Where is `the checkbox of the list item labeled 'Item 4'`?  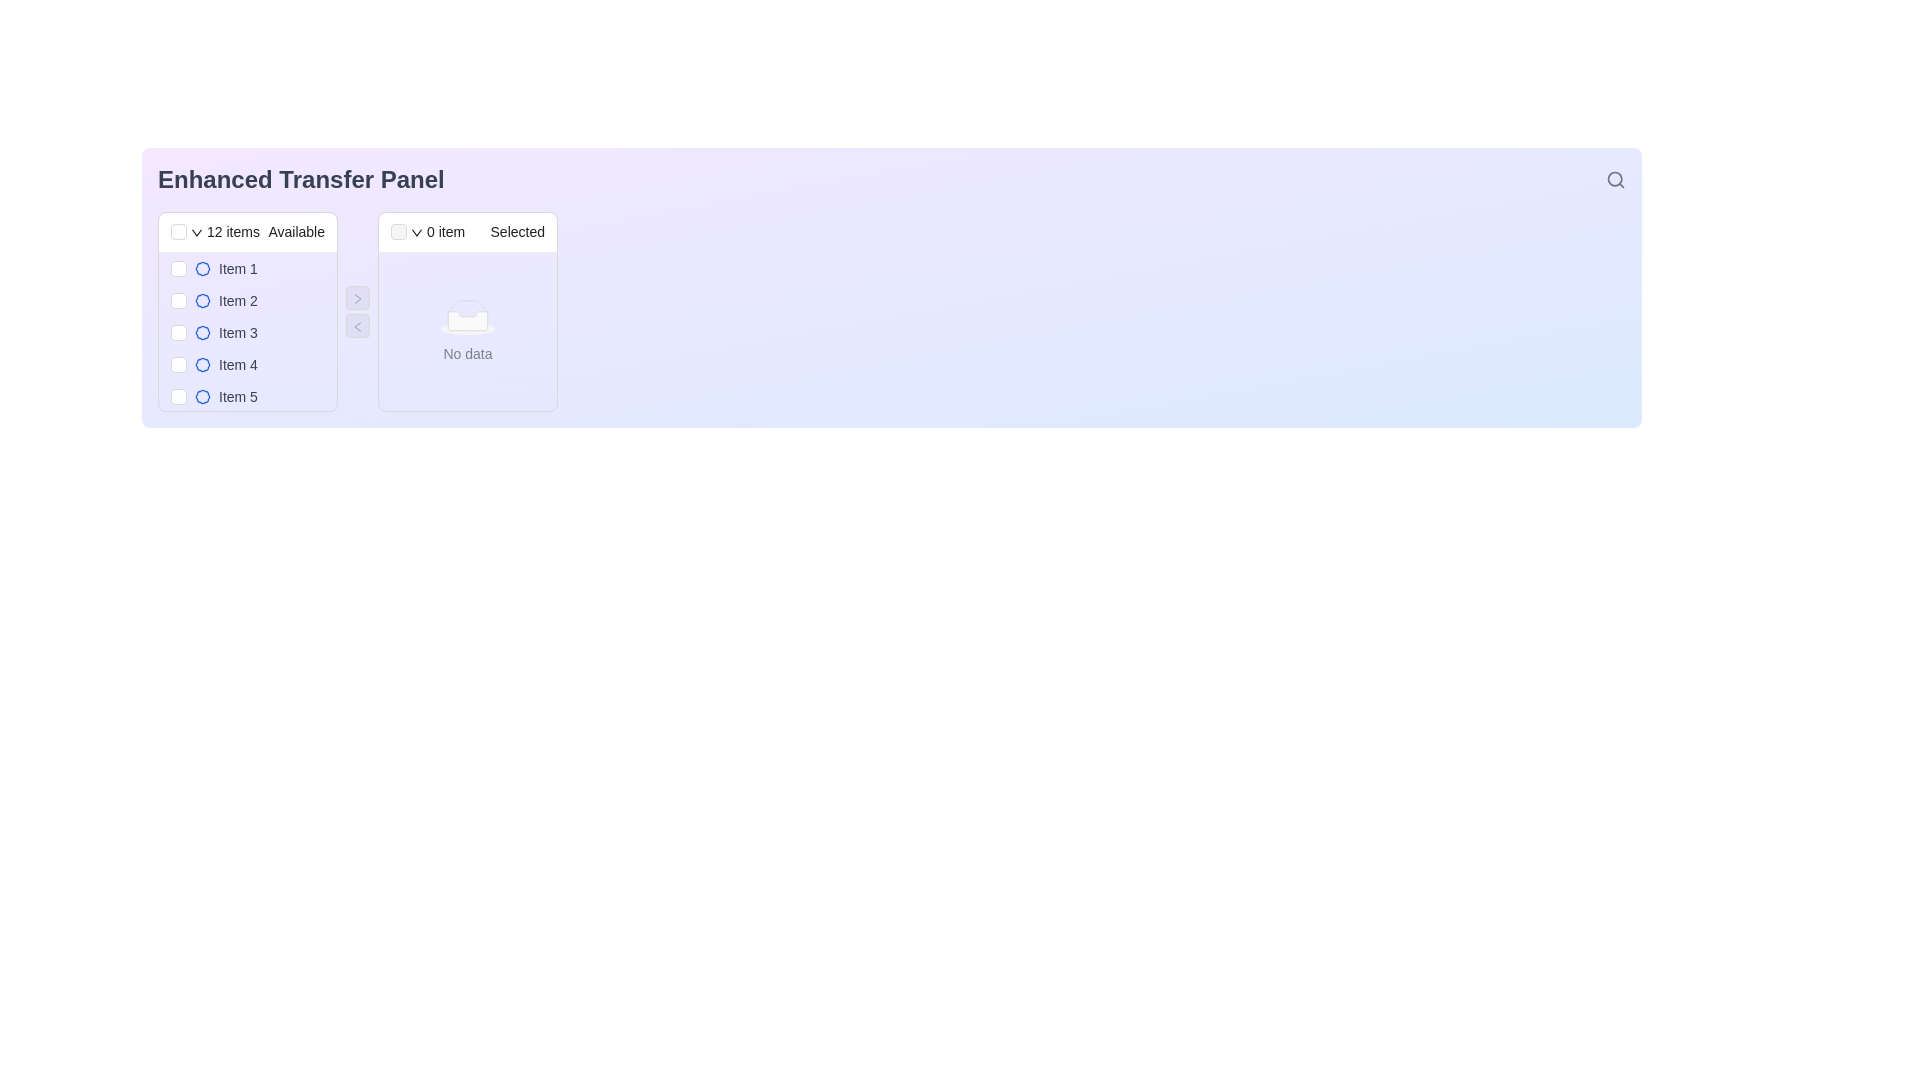 the checkbox of the list item labeled 'Item 4' is located at coordinates (247, 365).